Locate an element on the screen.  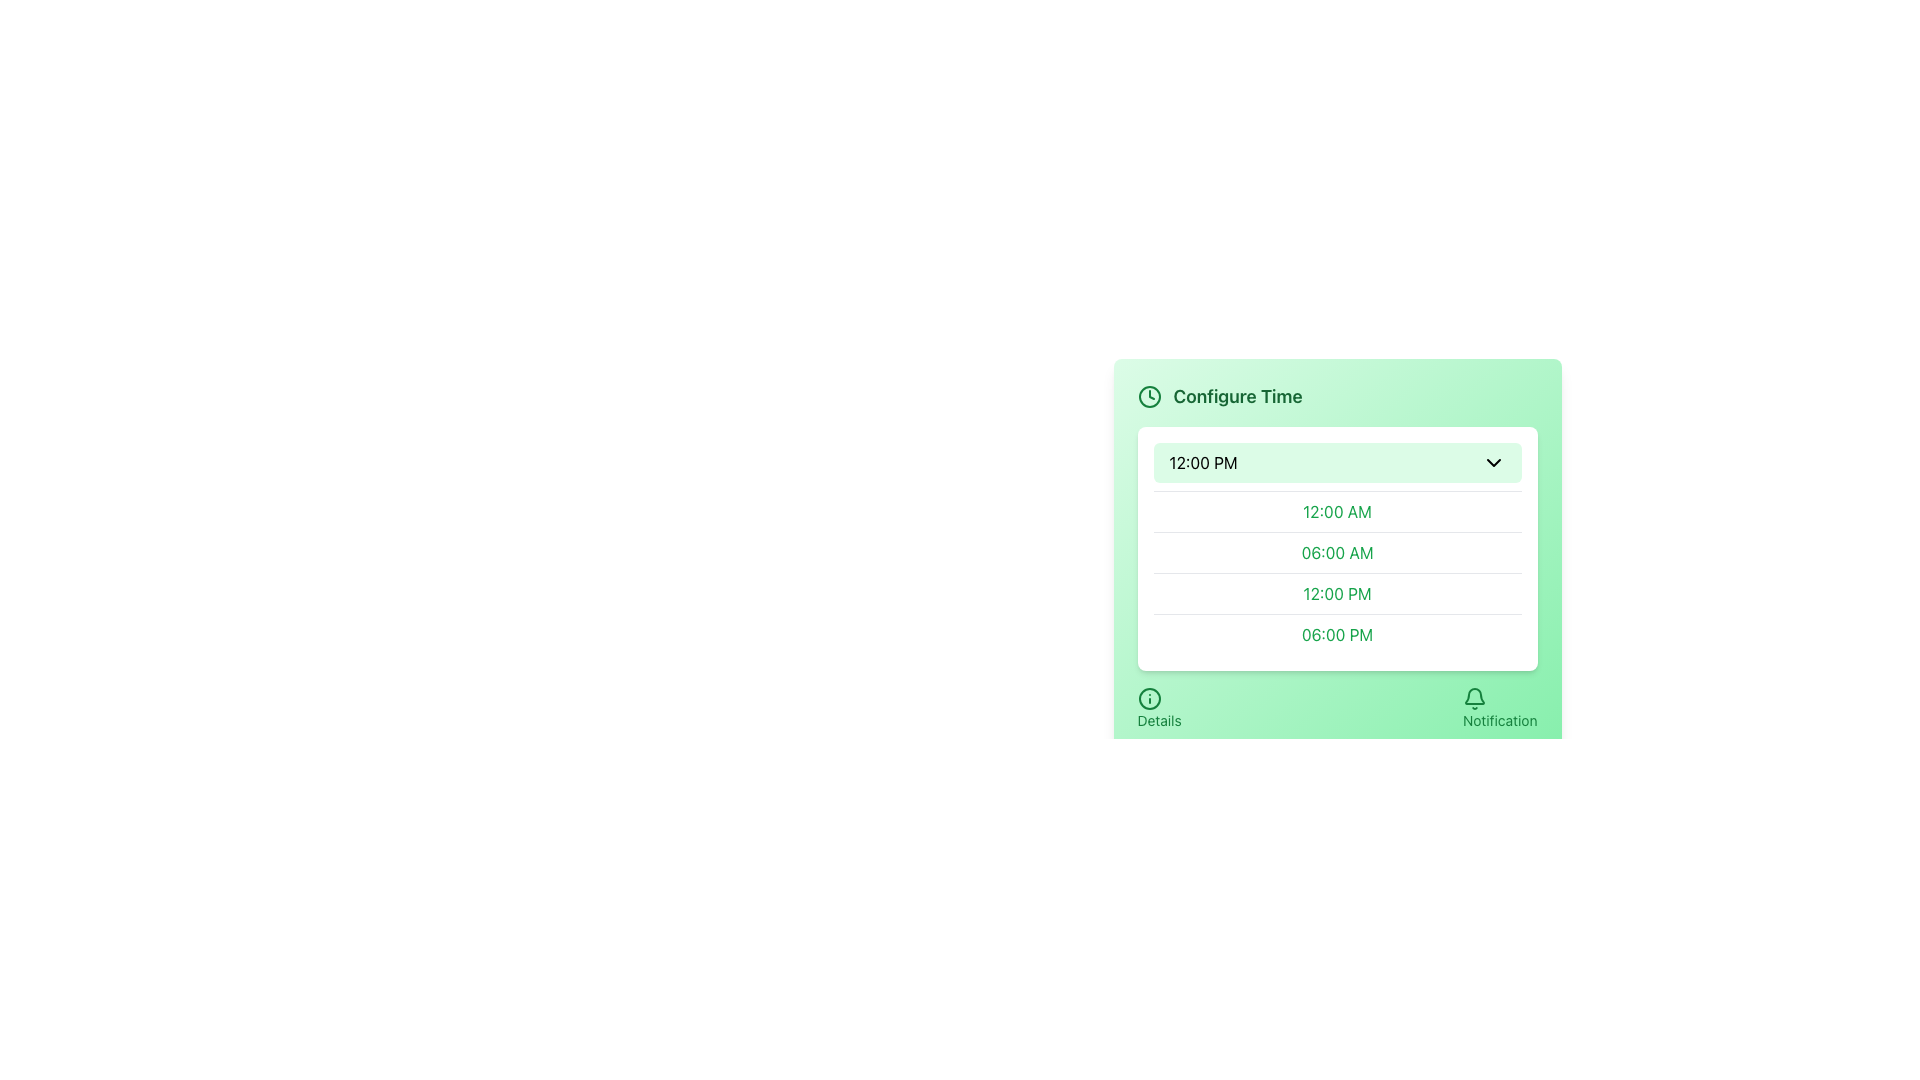
text label that serves as a heading for the time configuration section, located near the top-left corner of the green panel interface, to the right of a clock icon and directly above the time settings dropdown menu is located at coordinates (1237, 397).